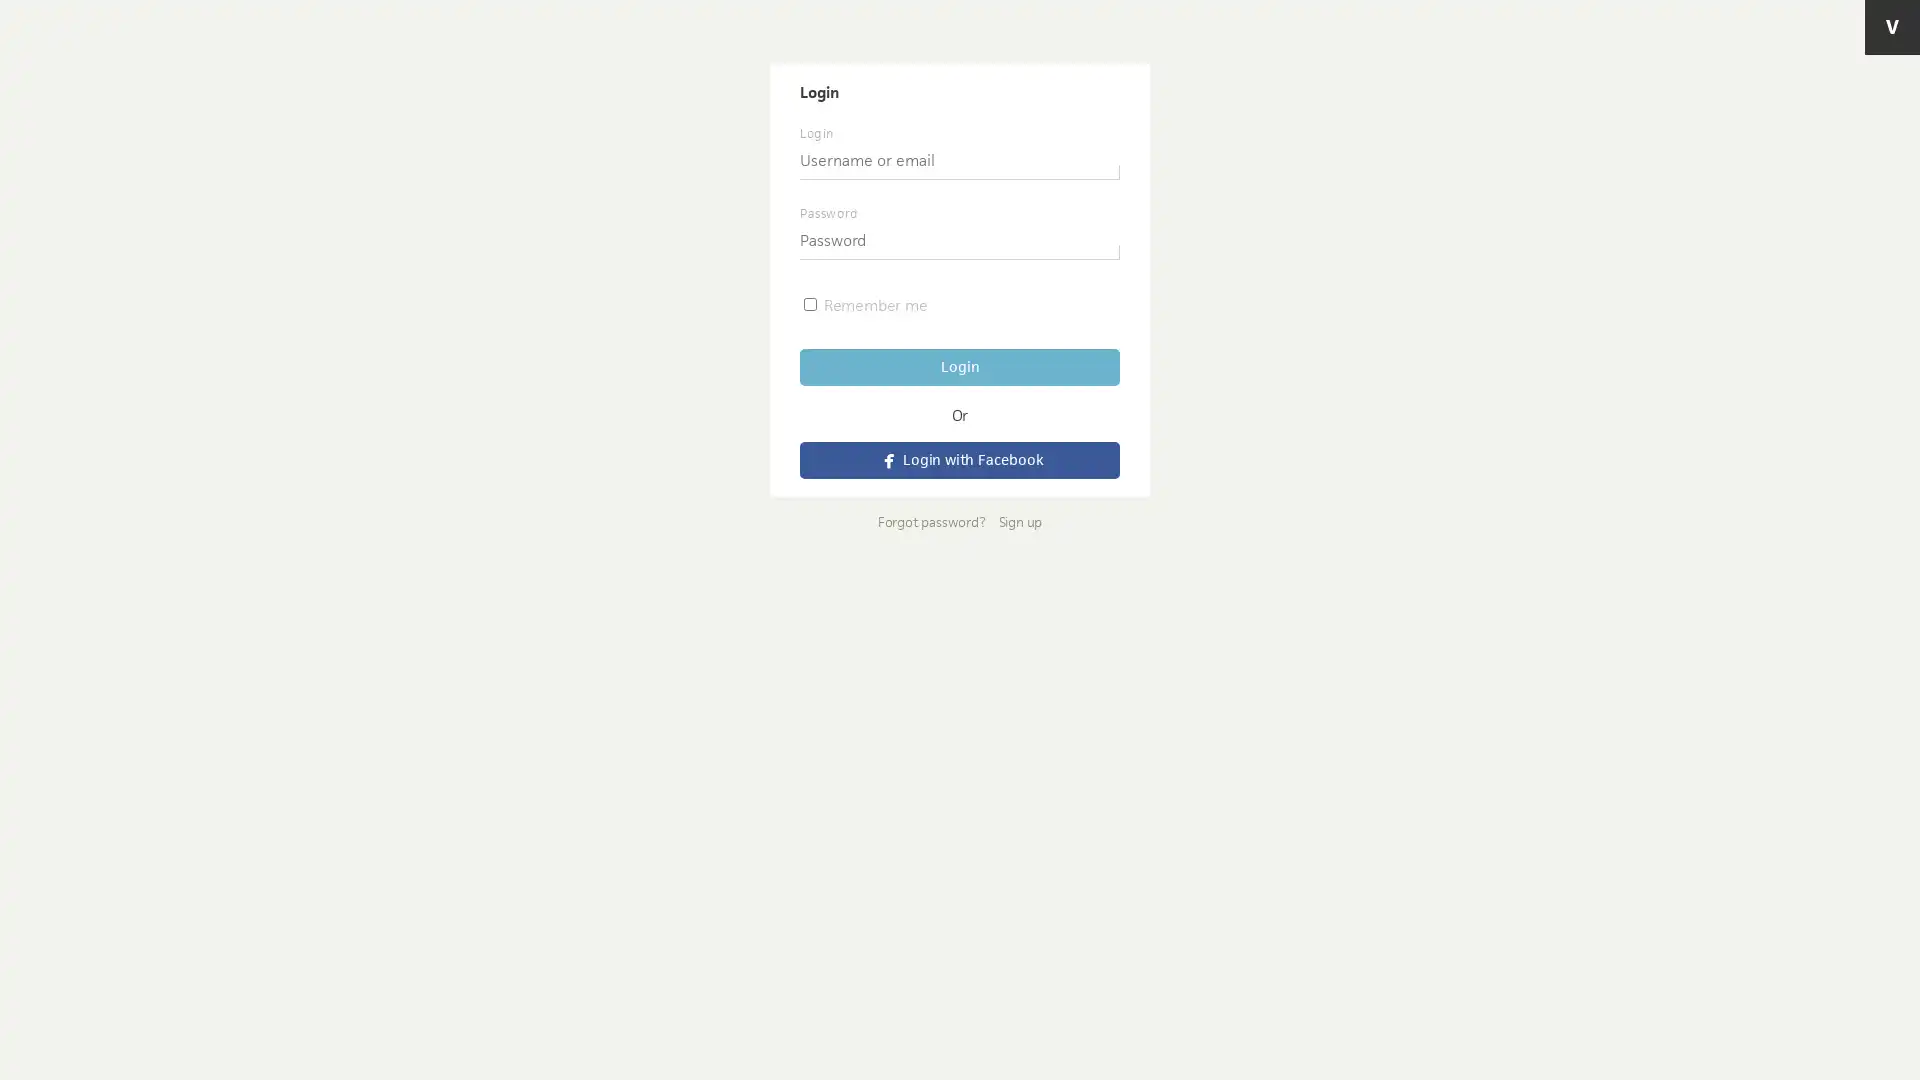 The image size is (1920, 1080). I want to click on Login, so click(960, 367).